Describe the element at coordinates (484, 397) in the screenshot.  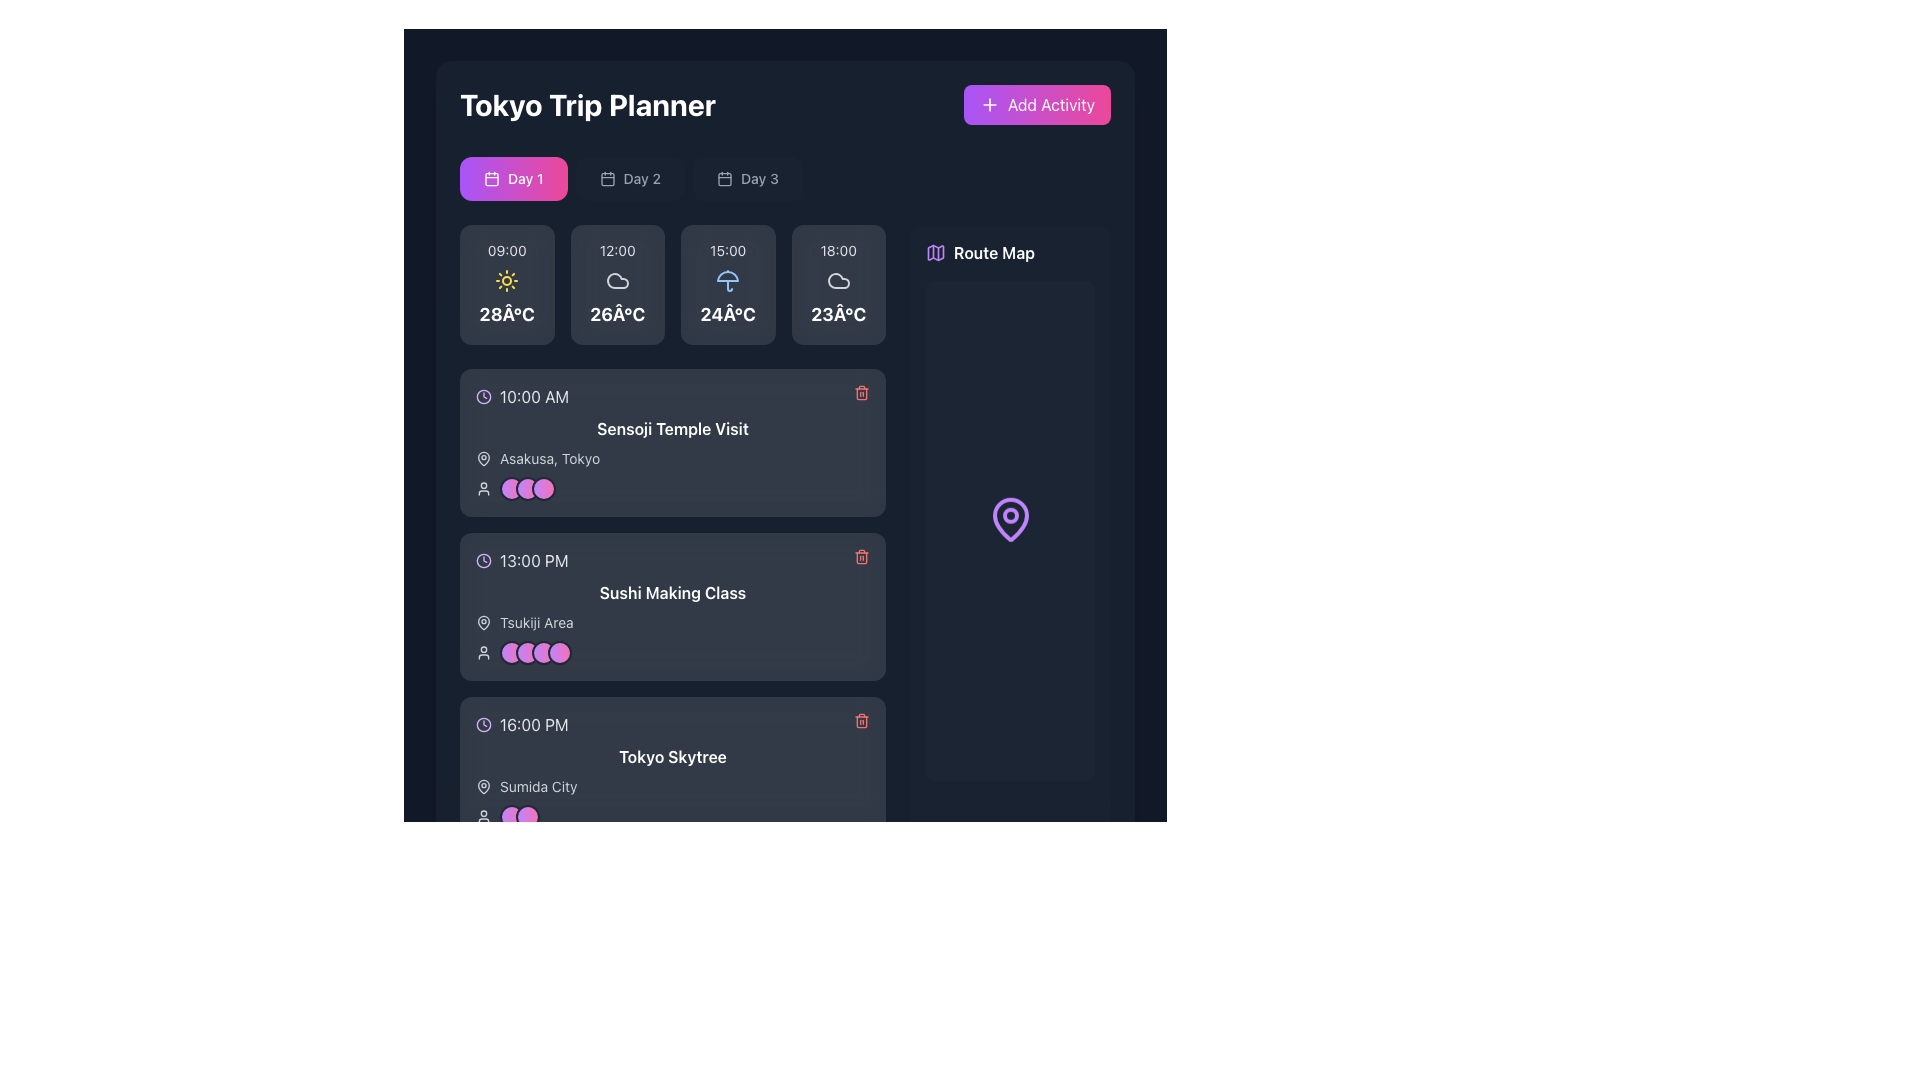
I see `the clock icon indicating the time '10:00 AM', which is positioned to the left of the text '10:00 AM'` at that location.